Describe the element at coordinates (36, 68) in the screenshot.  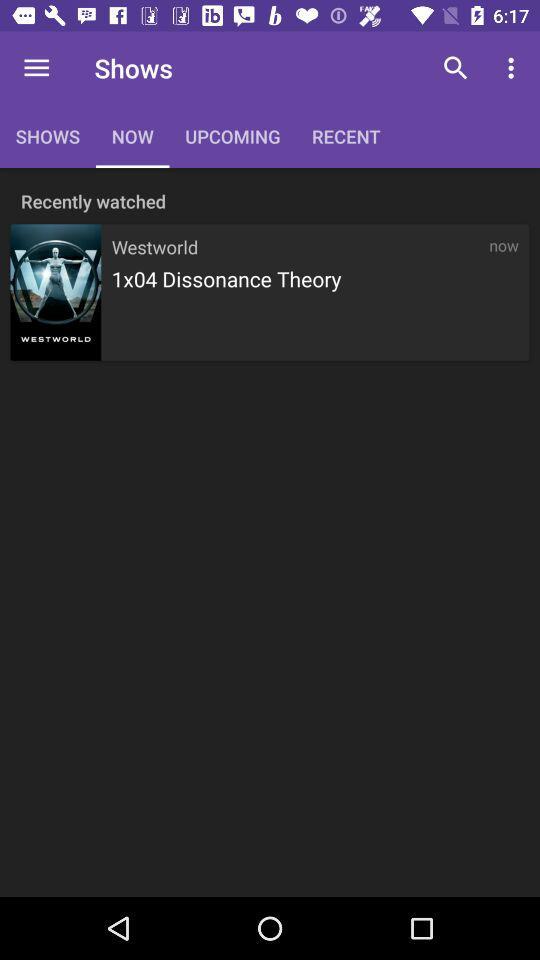
I see `the icon above the shows item` at that location.